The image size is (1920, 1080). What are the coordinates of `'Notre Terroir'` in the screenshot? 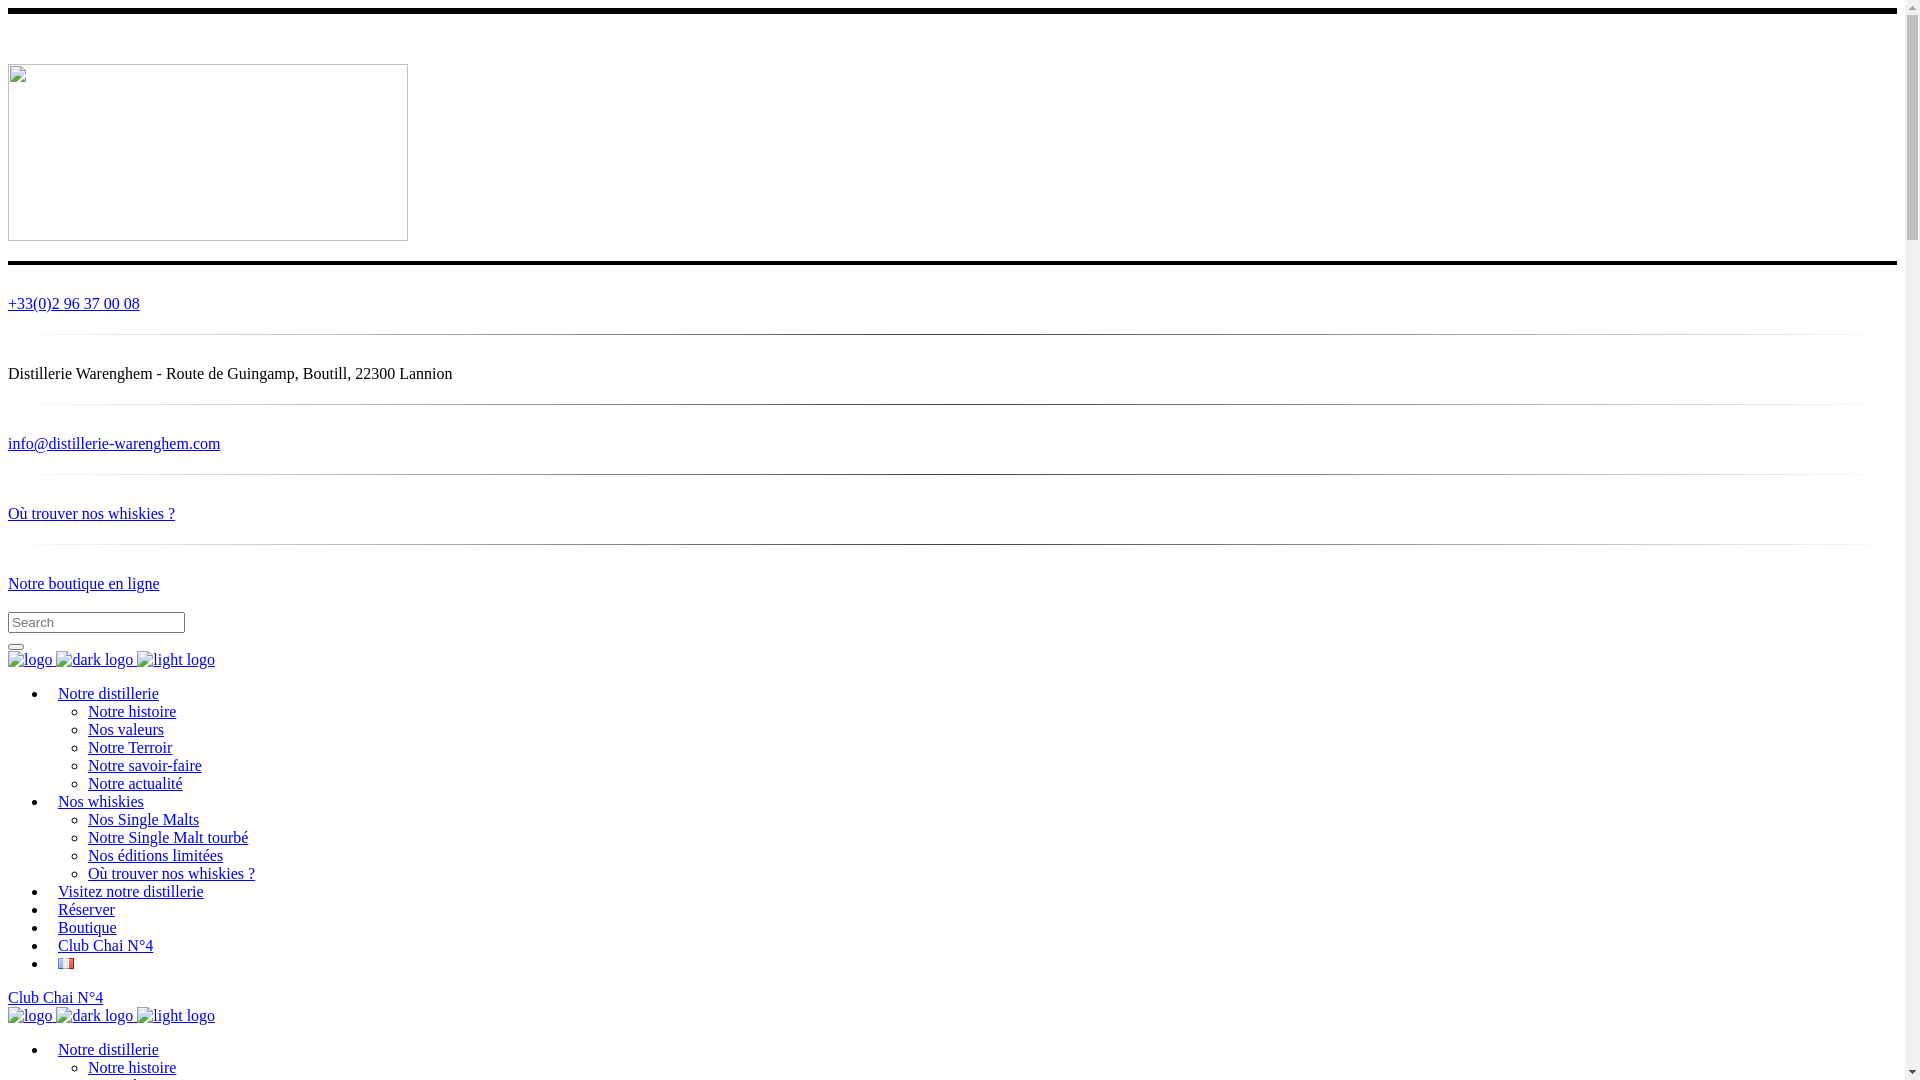 It's located at (128, 747).